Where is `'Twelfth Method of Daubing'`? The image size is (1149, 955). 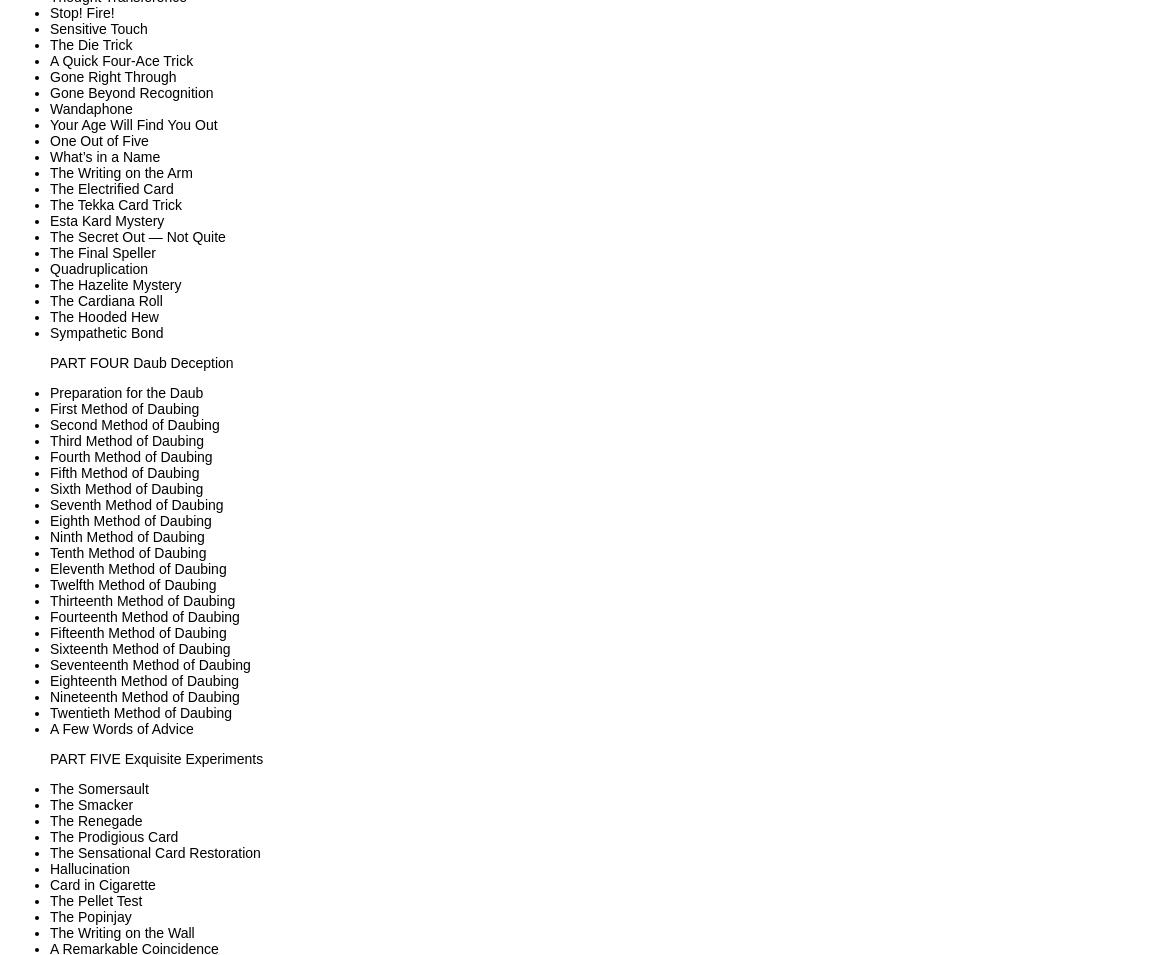 'Twelfth Method of Daubing' is located at coordinates (132, 585).